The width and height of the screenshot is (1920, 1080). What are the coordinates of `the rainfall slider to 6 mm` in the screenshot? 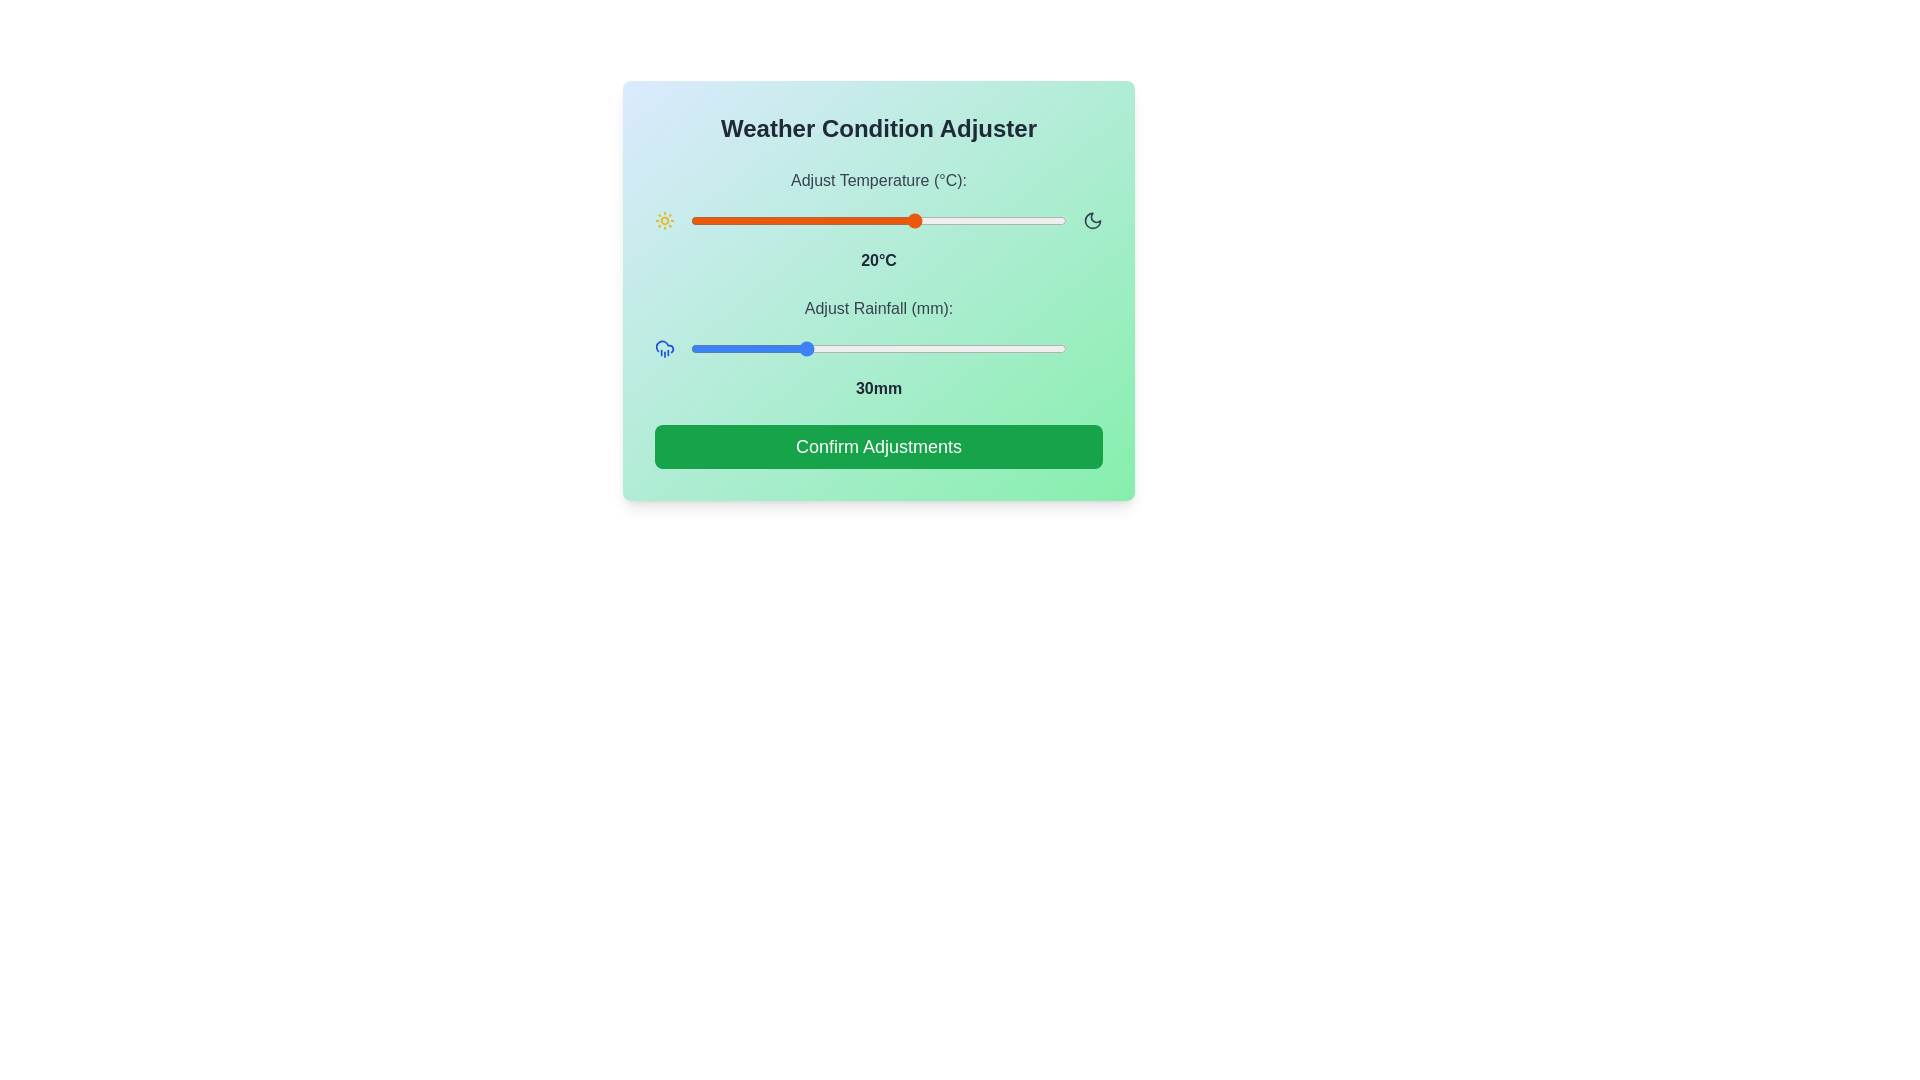 It's located at (713, 347).